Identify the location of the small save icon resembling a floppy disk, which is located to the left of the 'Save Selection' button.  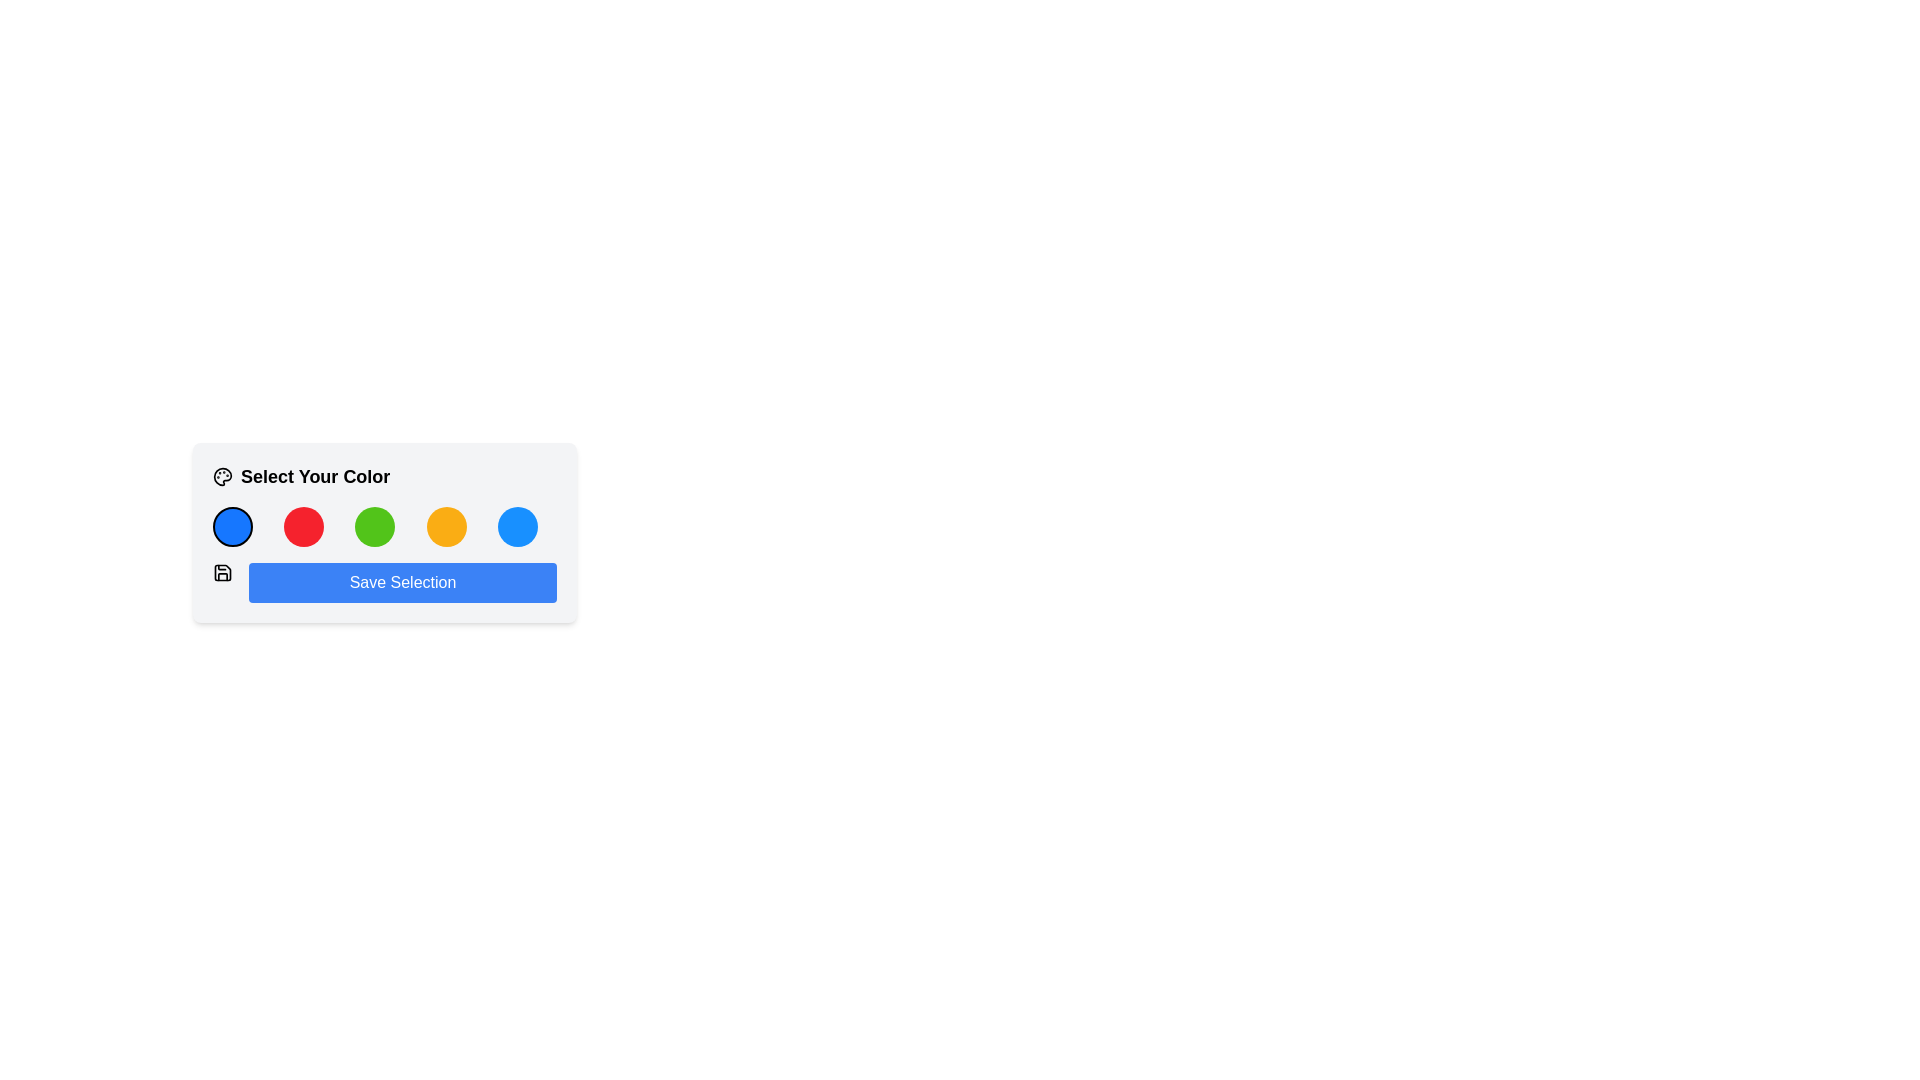
(222, 573).